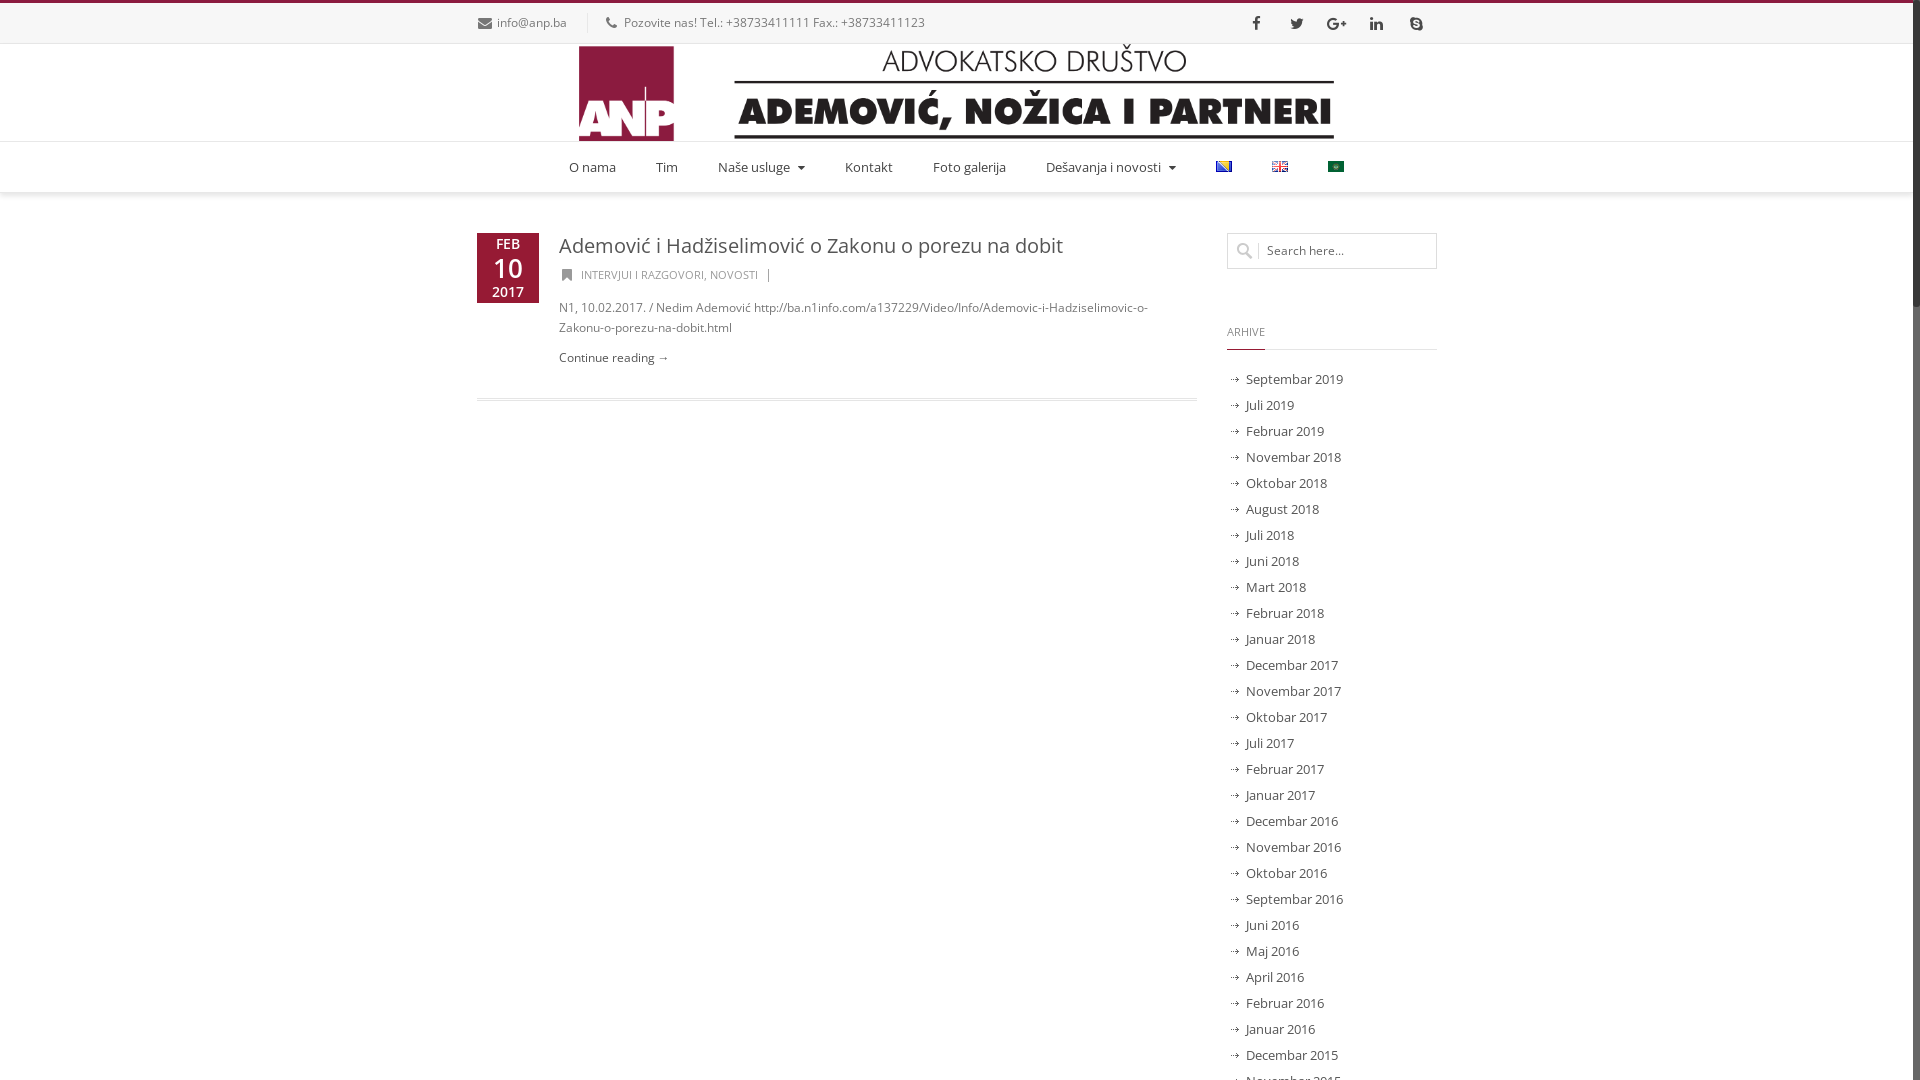 The image size is (1920, 1080). What do you see at coordinates (1264, 950) in the screenshot?
I see `'Maj 2016'` at bounding box center [1264, 950].